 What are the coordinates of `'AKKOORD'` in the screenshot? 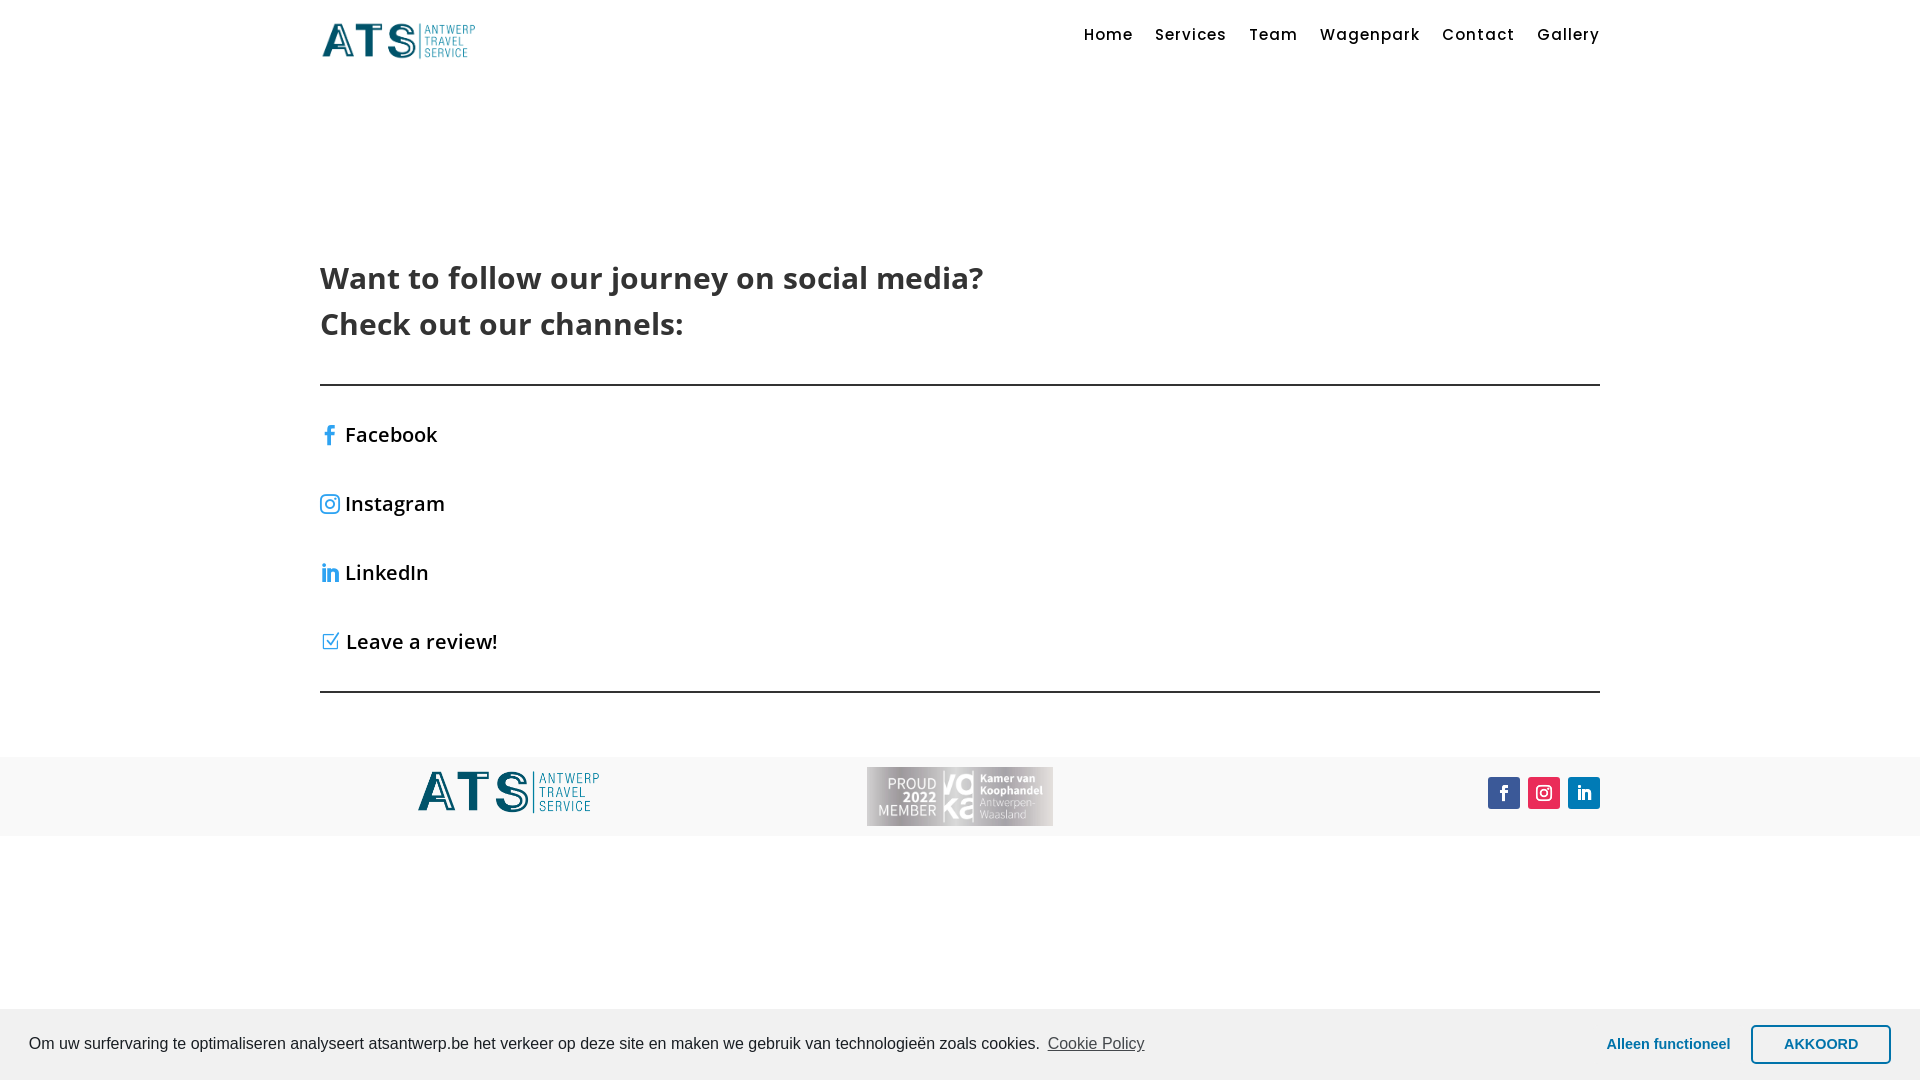 It's located at (1820, 1043).